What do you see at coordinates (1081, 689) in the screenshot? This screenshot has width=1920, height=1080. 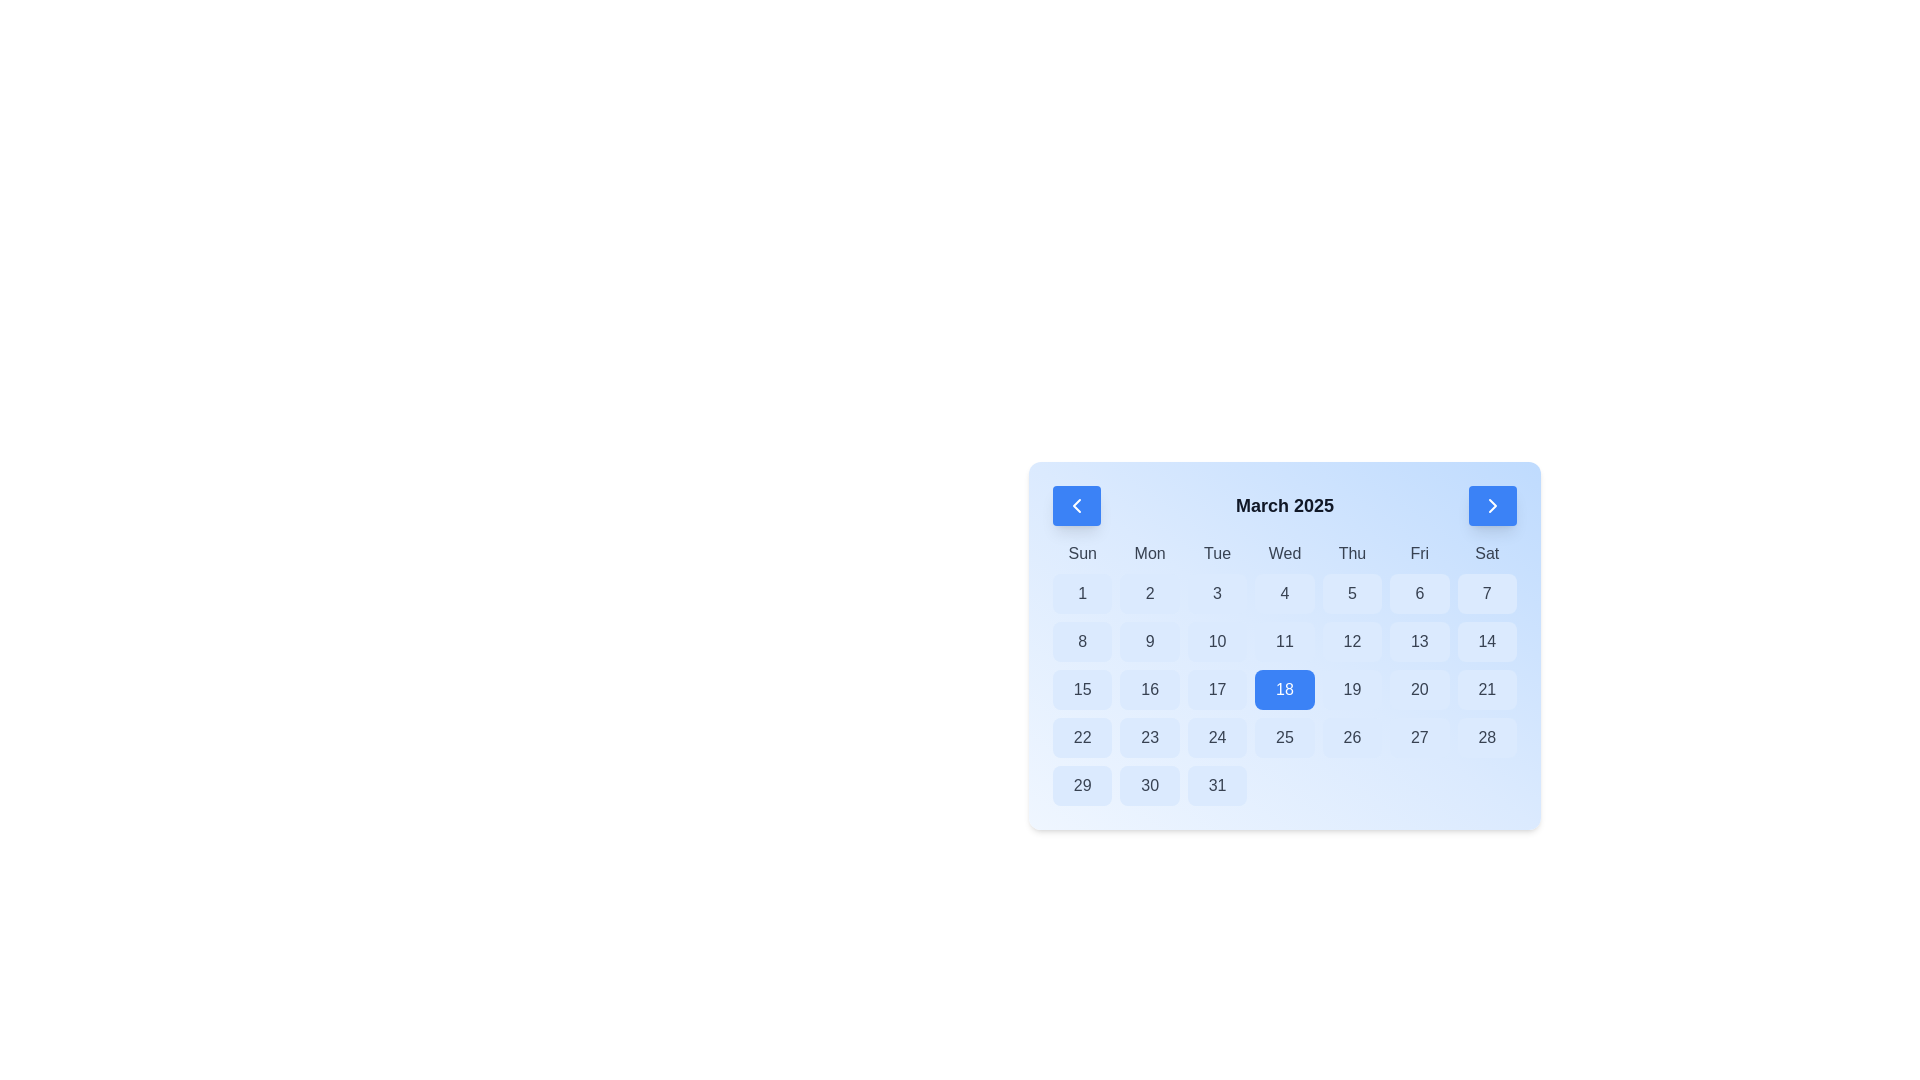 I see `the button representing the date '15th' in the calendar, located in the third row, first column under the 'Sun' label` at bounding box center [1081, 689].